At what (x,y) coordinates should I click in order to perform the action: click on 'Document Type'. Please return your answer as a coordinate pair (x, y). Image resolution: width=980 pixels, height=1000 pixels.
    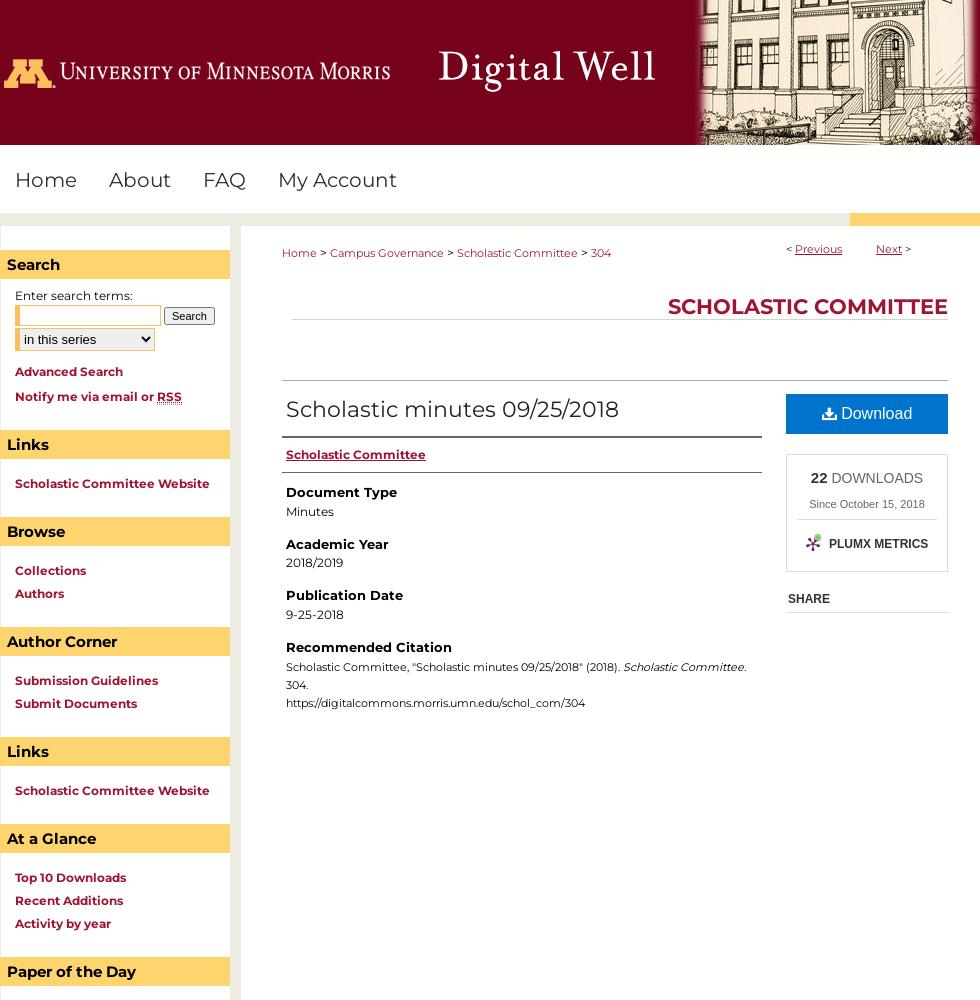
    Looking at the image, I should click on (341, 491).